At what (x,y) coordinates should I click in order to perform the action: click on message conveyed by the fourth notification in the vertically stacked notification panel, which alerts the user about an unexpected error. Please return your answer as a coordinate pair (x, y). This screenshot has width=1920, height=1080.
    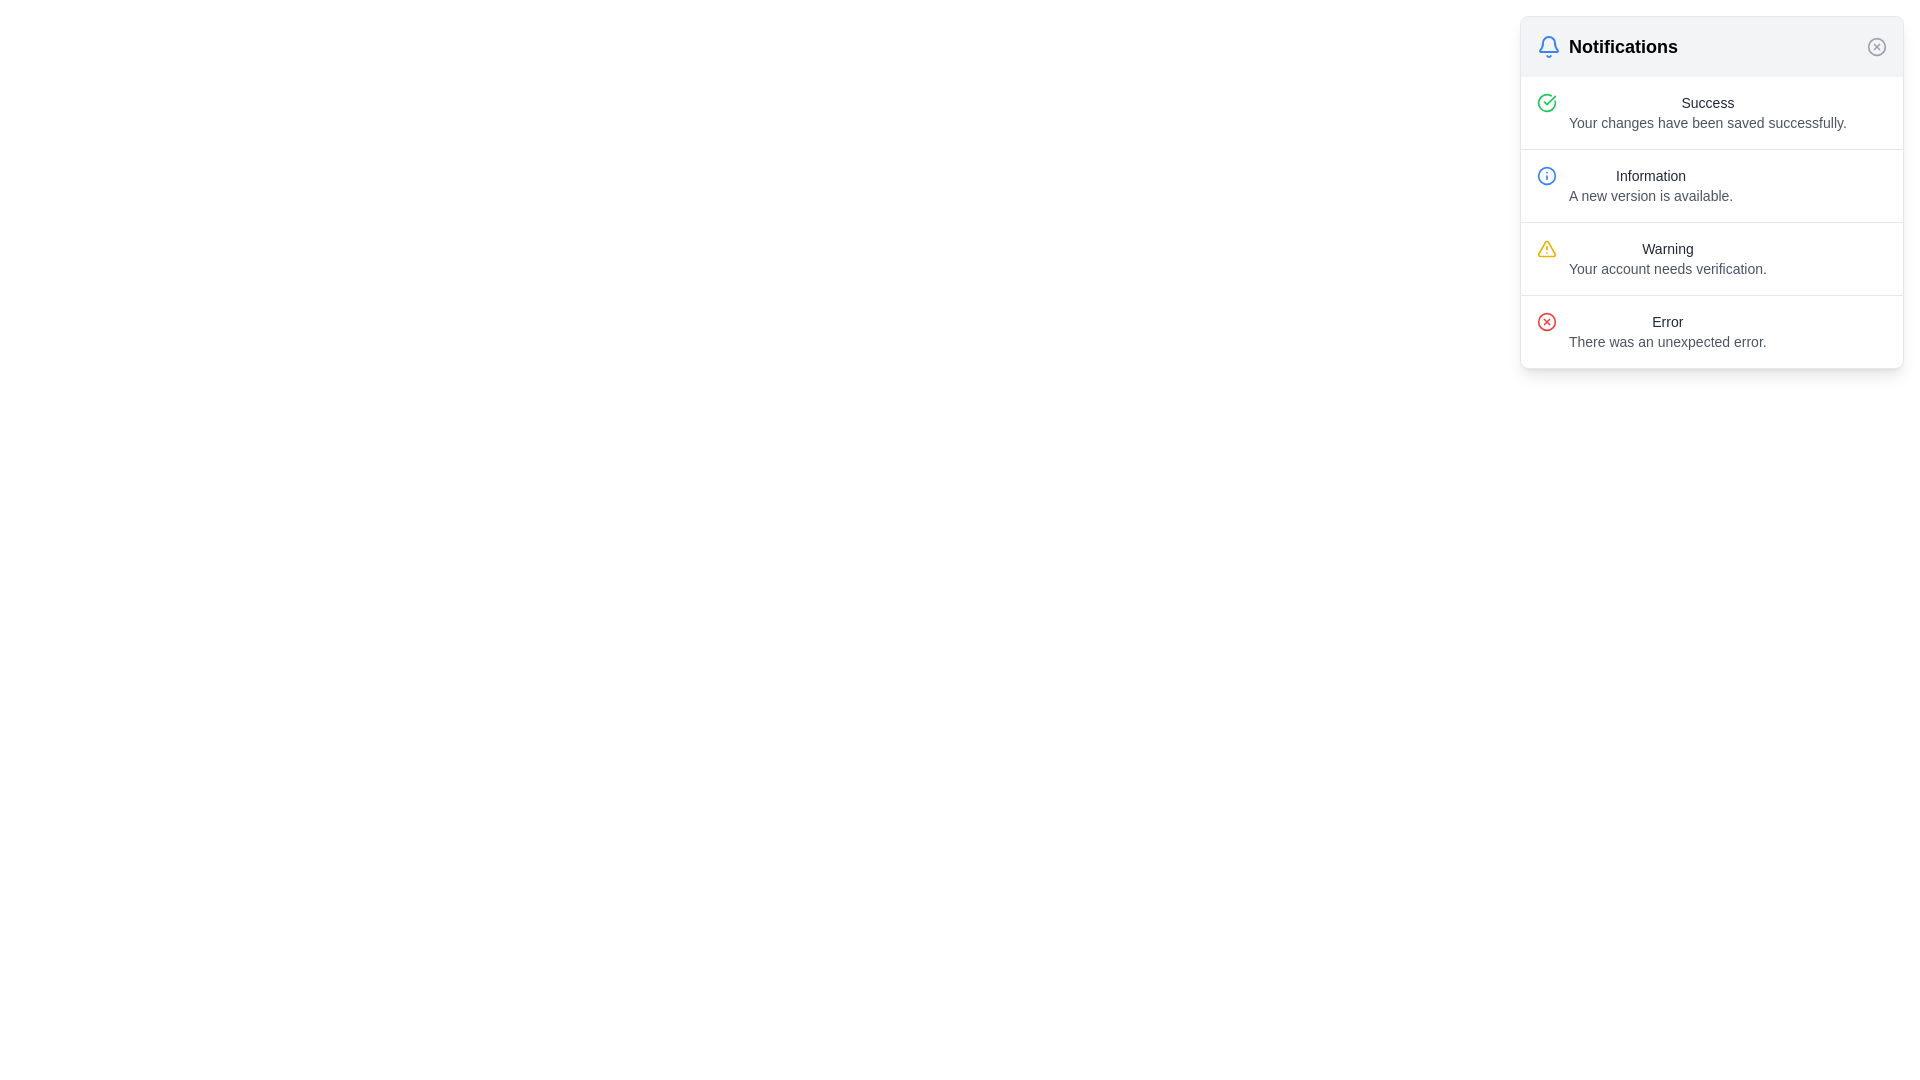
    Looking at the image, I should click on (1711, 330).